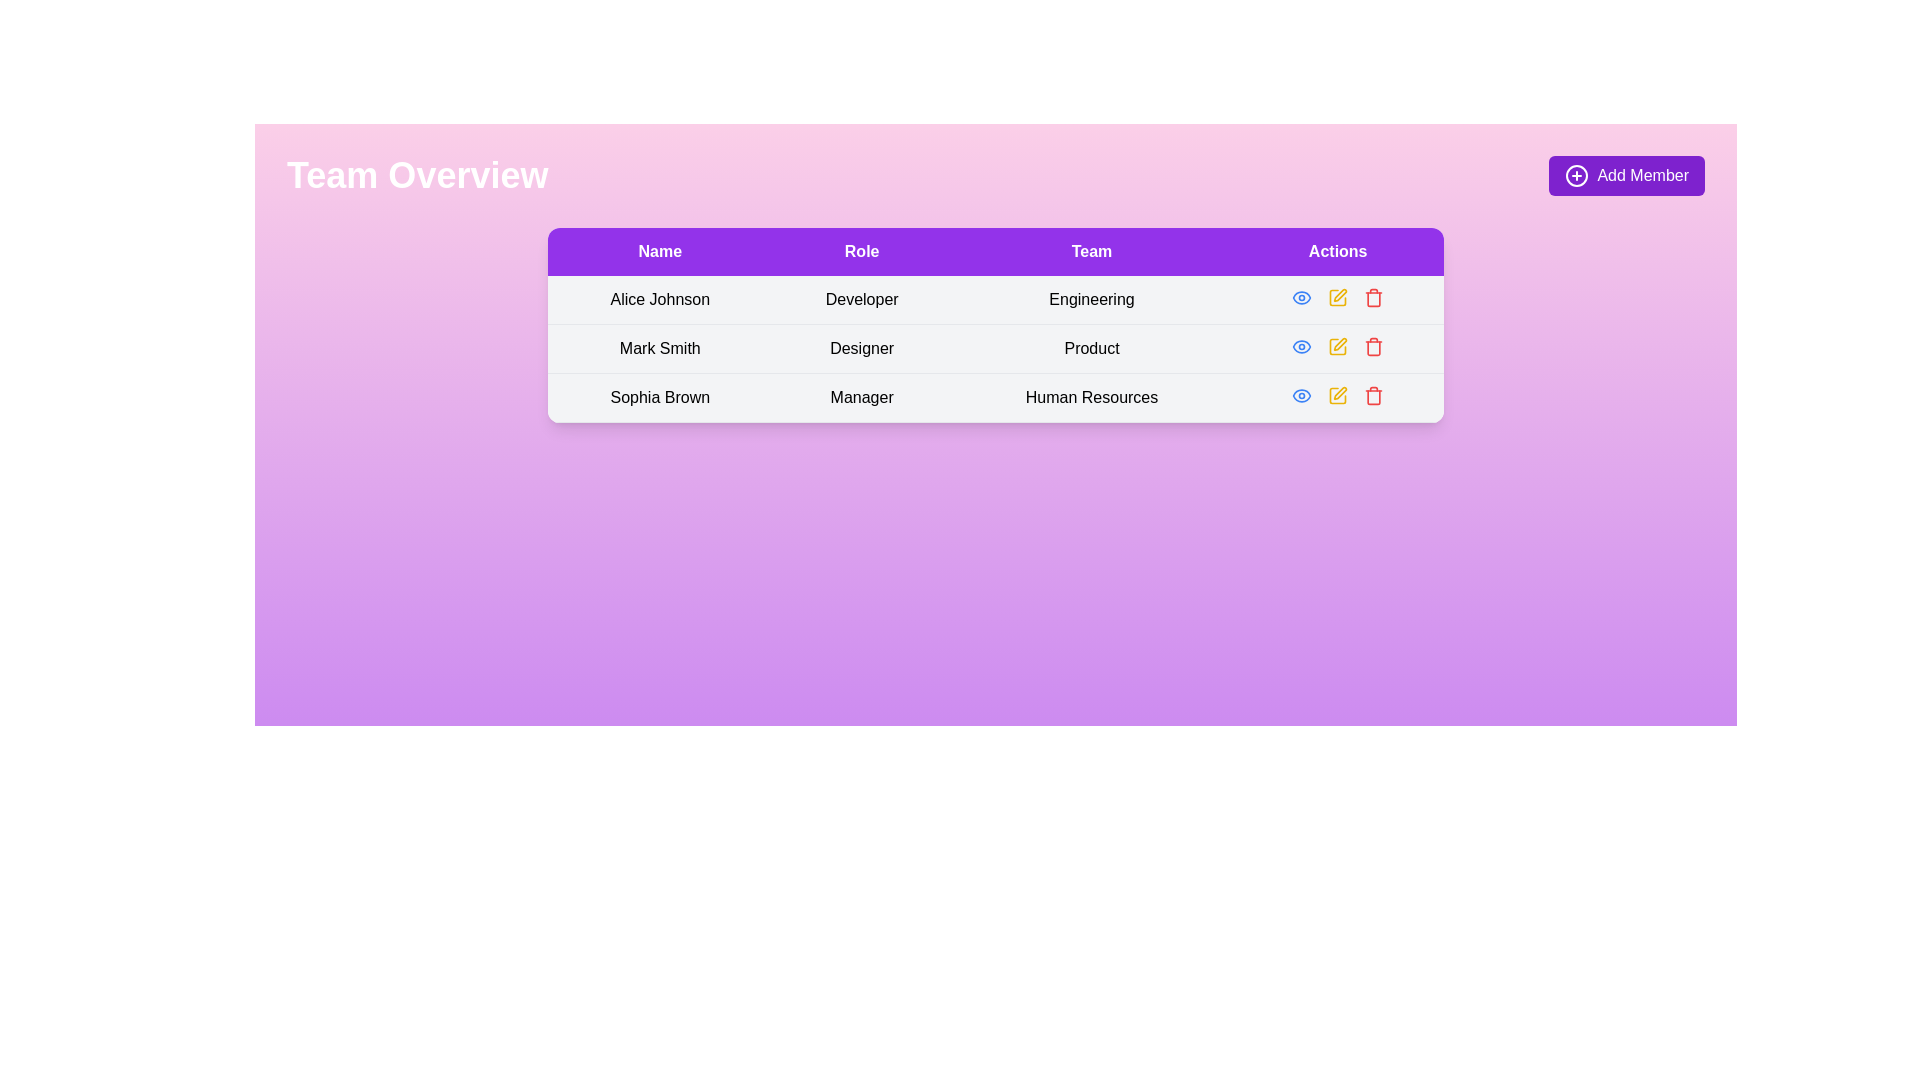 Image resolution: width=1920 pixels, height=1080 pixels. What do you see at coordinates (1338, 297) in the screenshot?
I see `the yellow pen icon in the 'Actions' column for the entry 'Mark Smith'` at bounding box center [1338, 297].